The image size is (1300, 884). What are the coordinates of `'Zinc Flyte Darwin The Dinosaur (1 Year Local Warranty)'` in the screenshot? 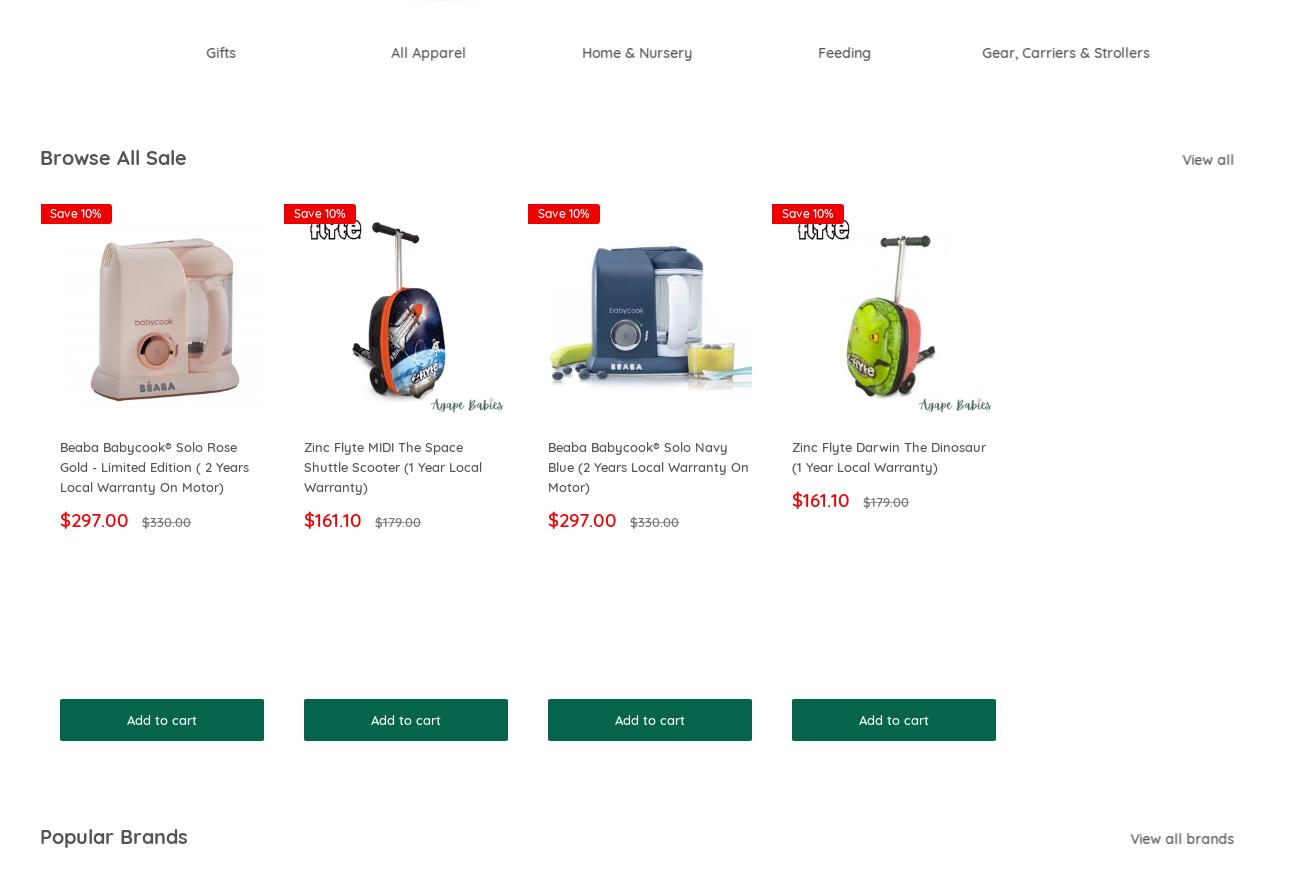 It's located at (887, 457).